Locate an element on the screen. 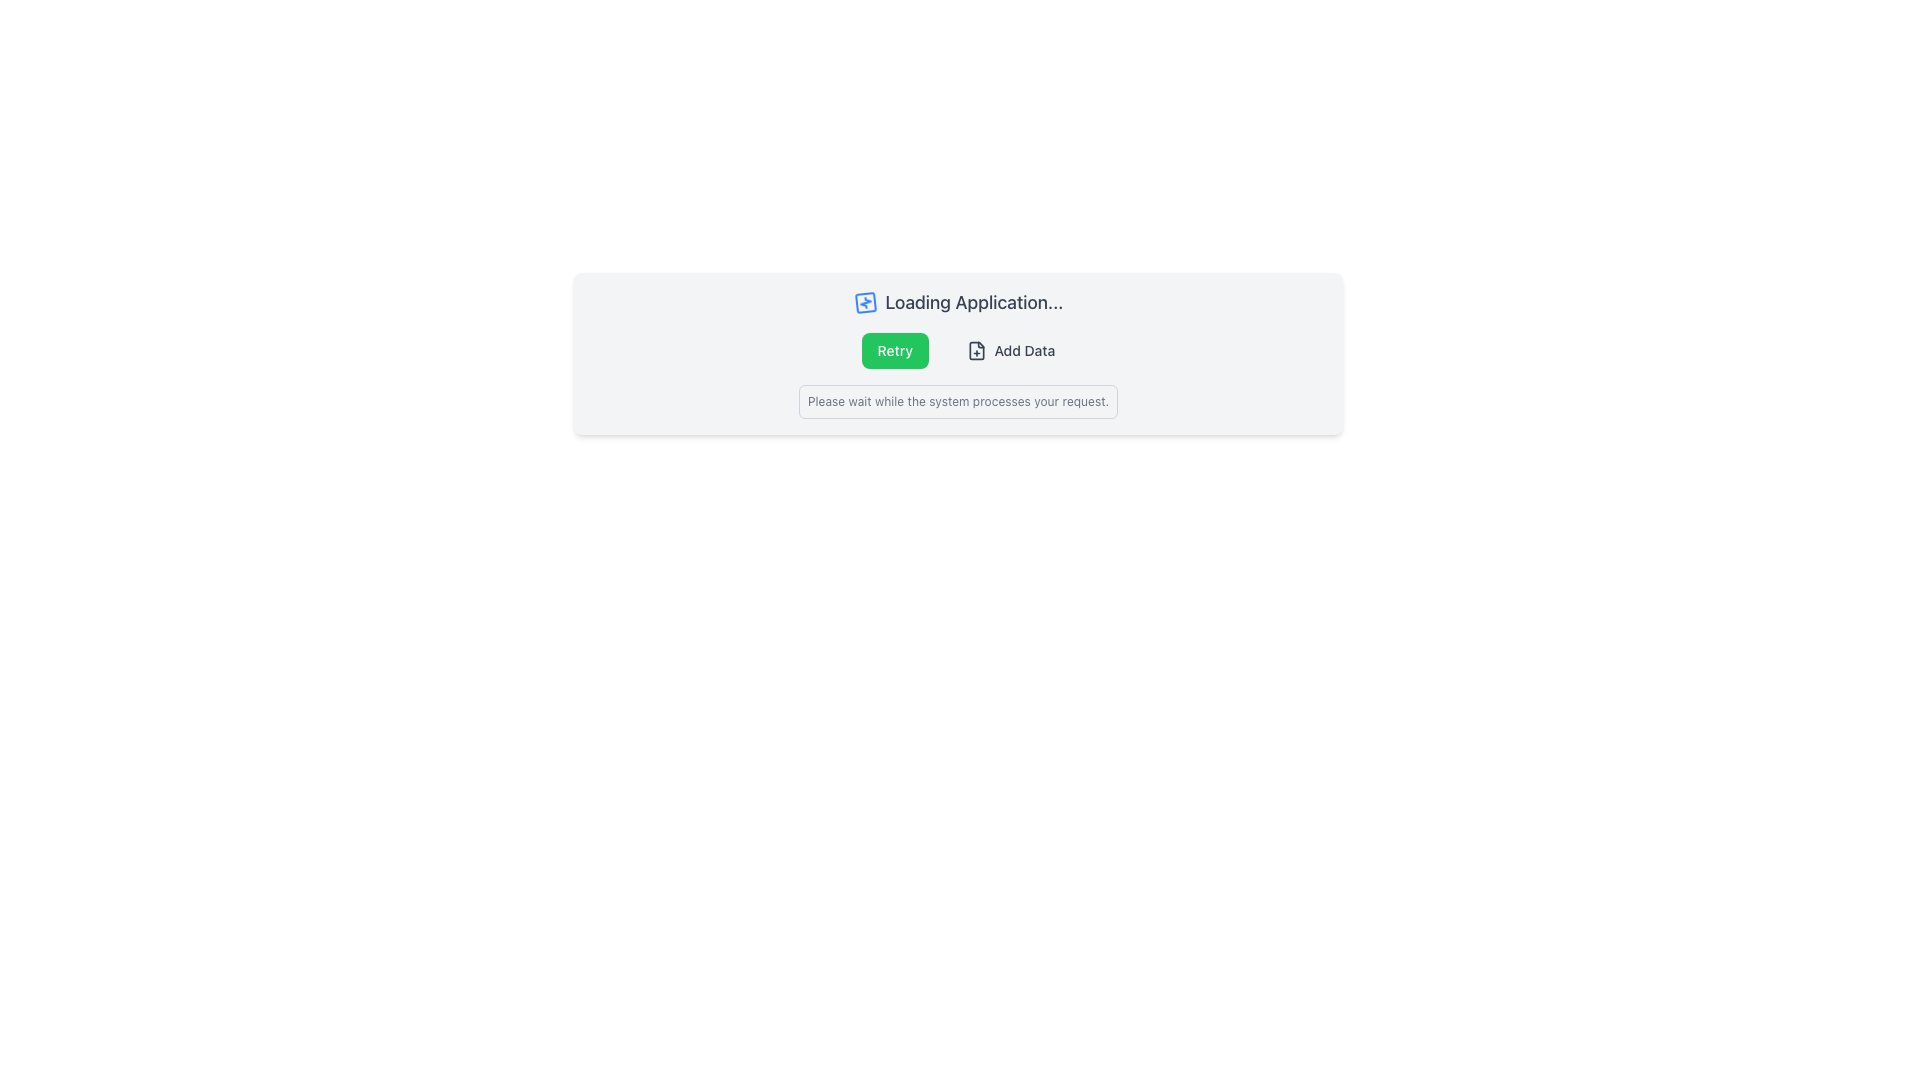 This screenshot has height=1080, width=1920. the graphic component that is a thin-lined, geometric design located in the center of the application loading interface is located at coordinates (865, 303).